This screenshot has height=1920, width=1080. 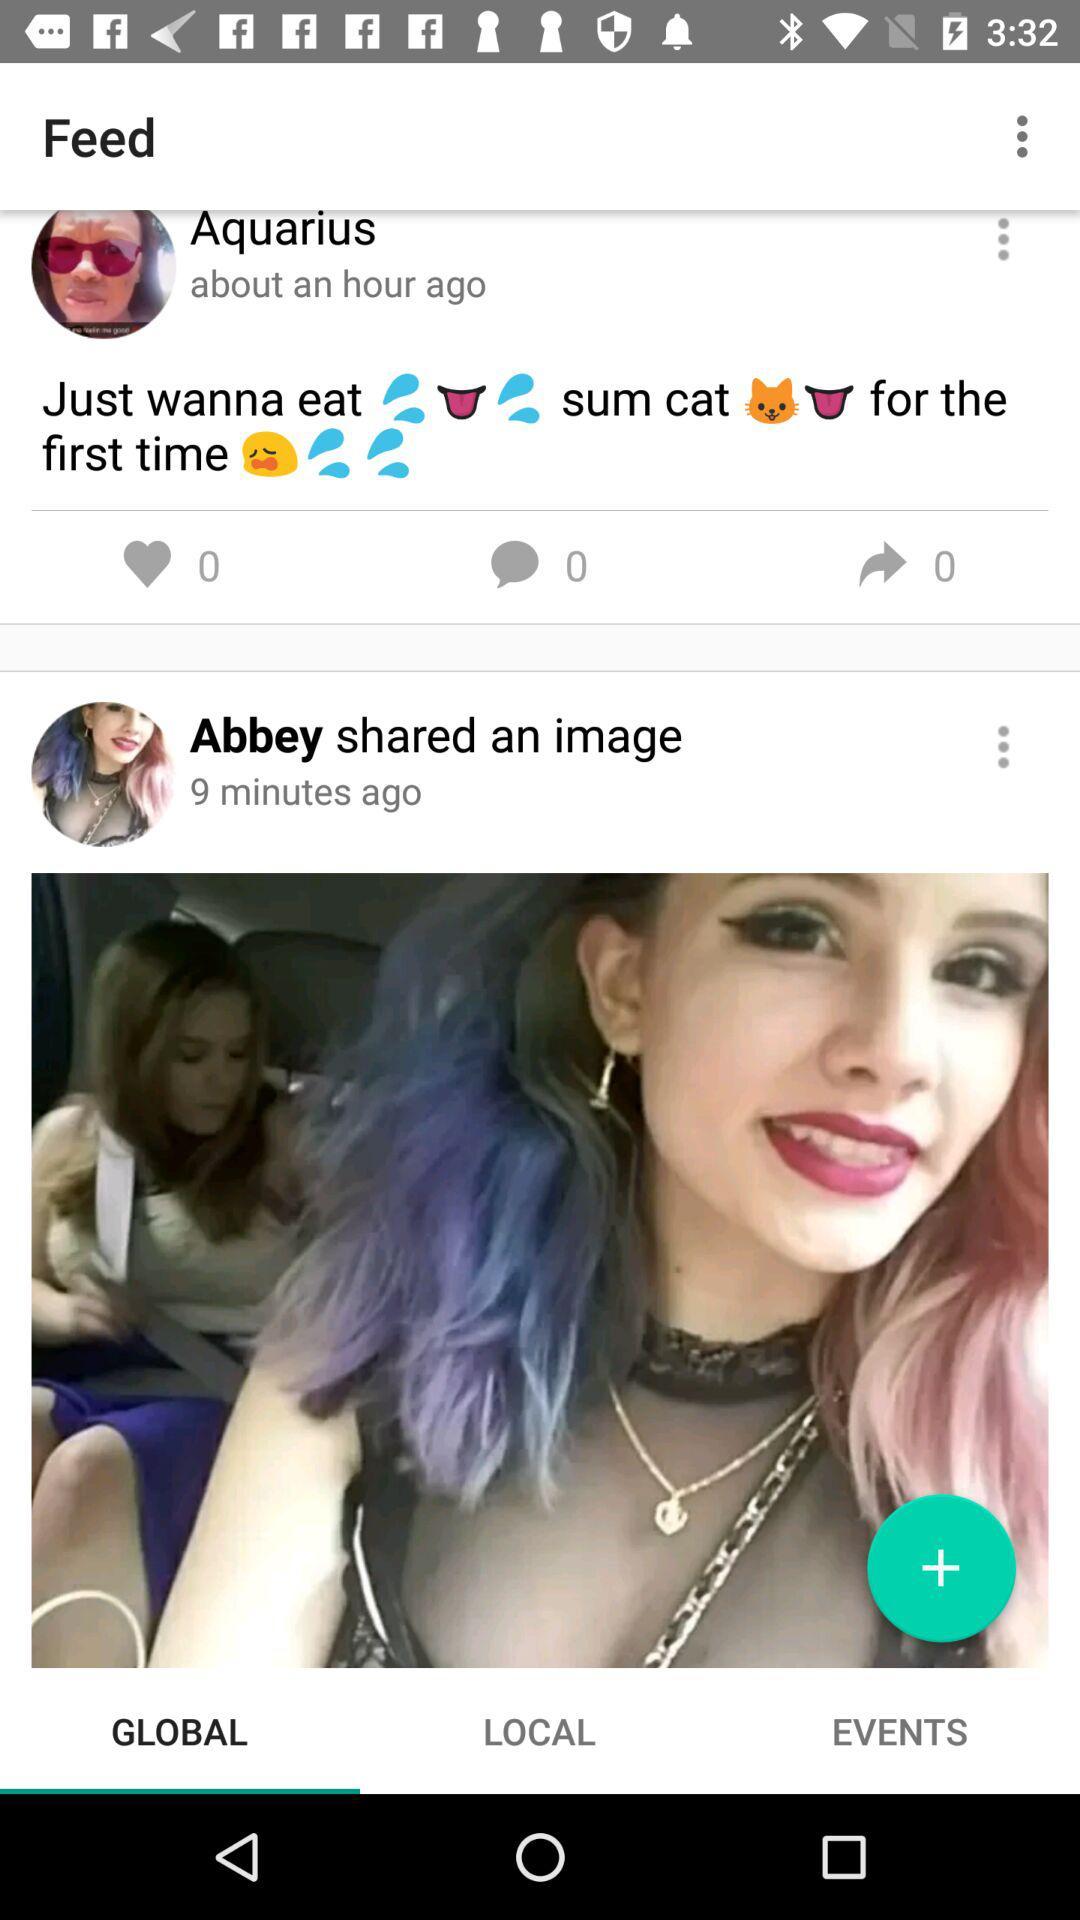 I want to click on profile picture, so click(x=103, y=273).